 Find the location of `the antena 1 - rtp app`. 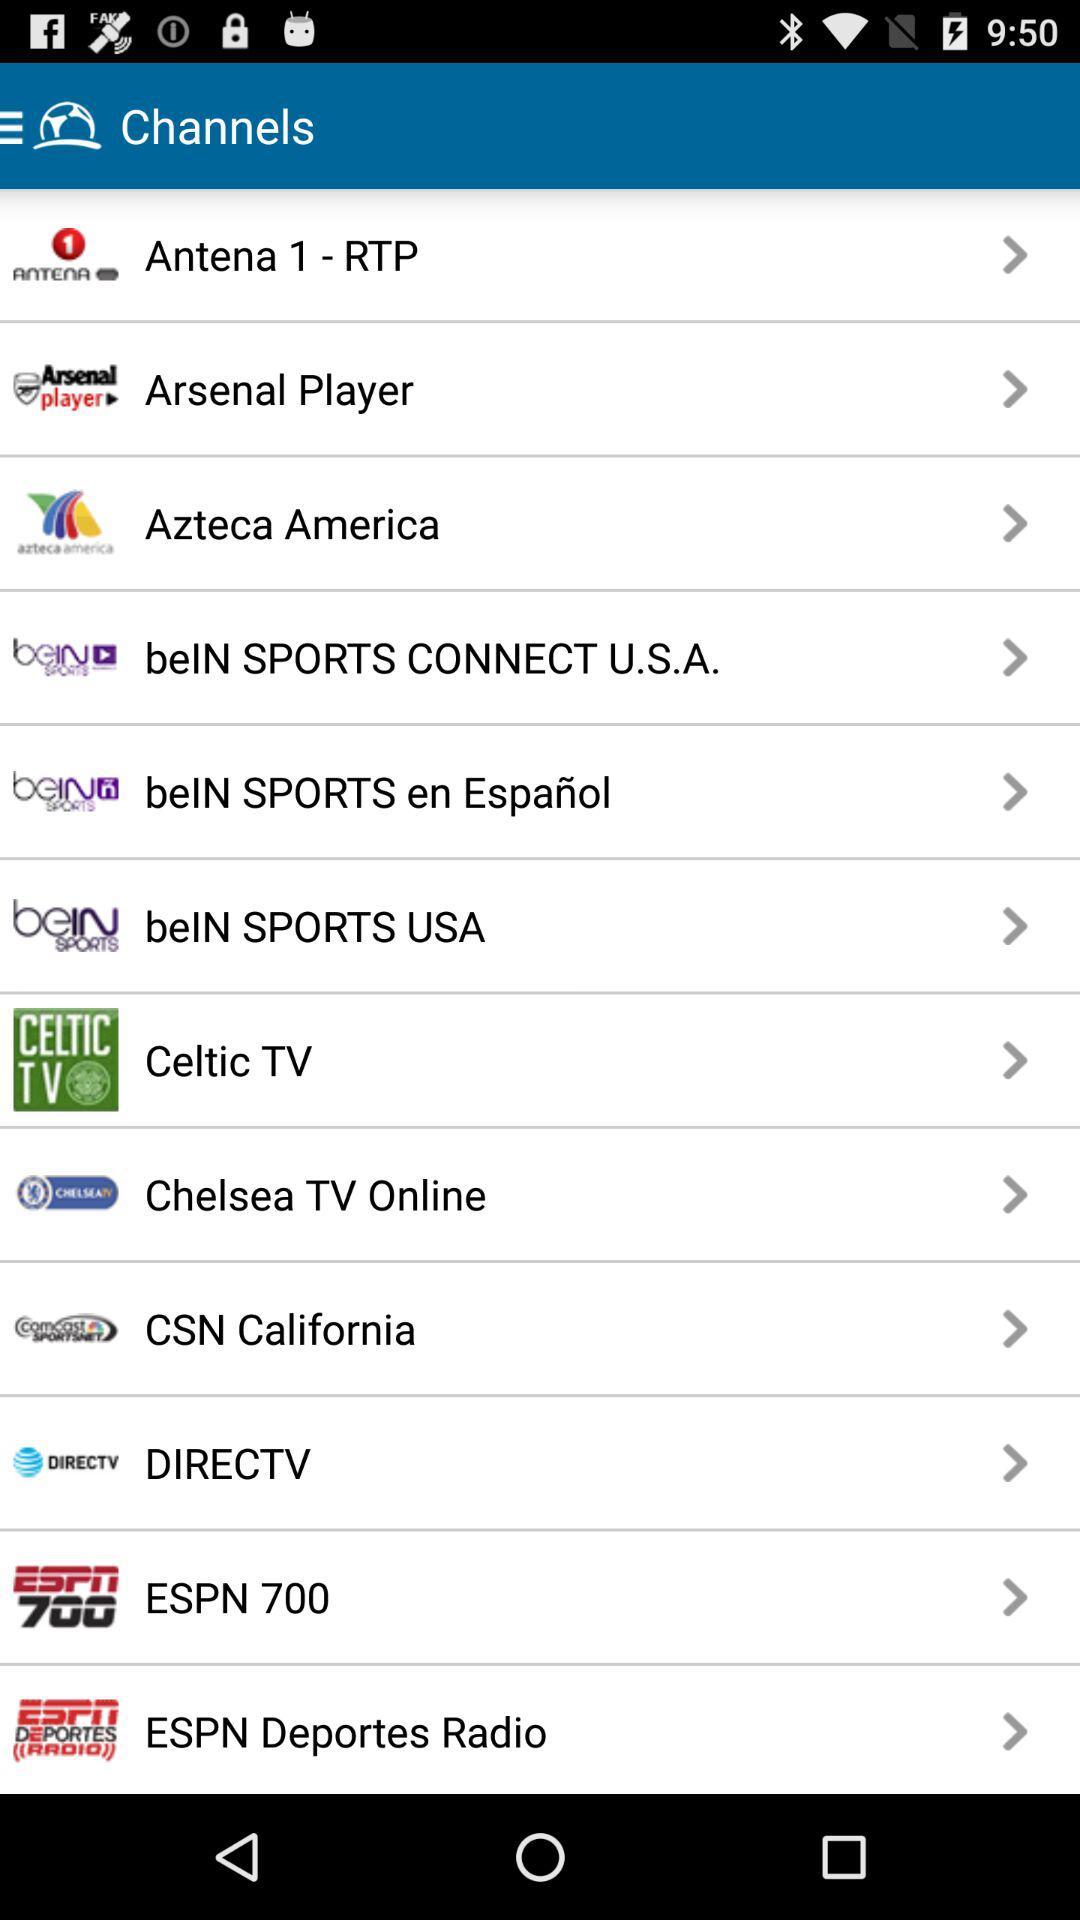

the antena 1 - rtp app is located at coordinates (484, 253).